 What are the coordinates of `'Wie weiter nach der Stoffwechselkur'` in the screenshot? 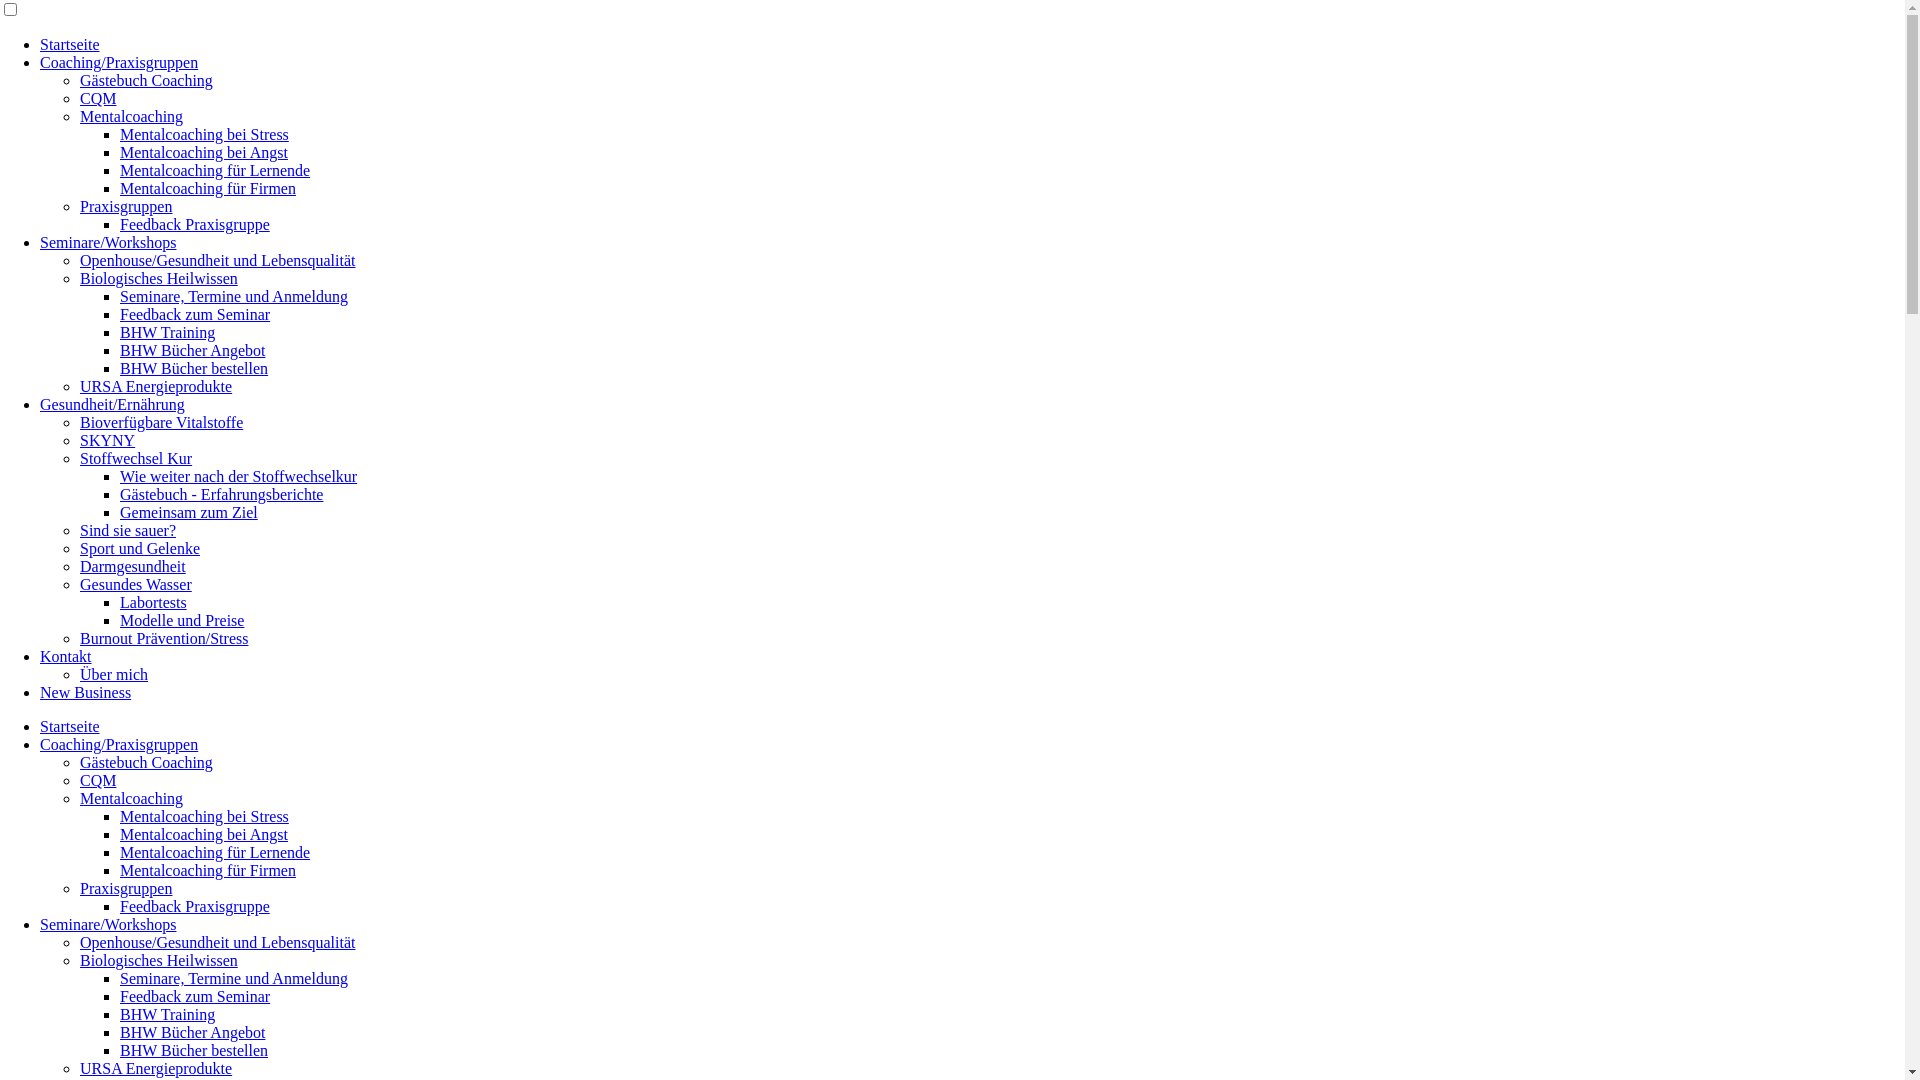 It's located at (238, 476).